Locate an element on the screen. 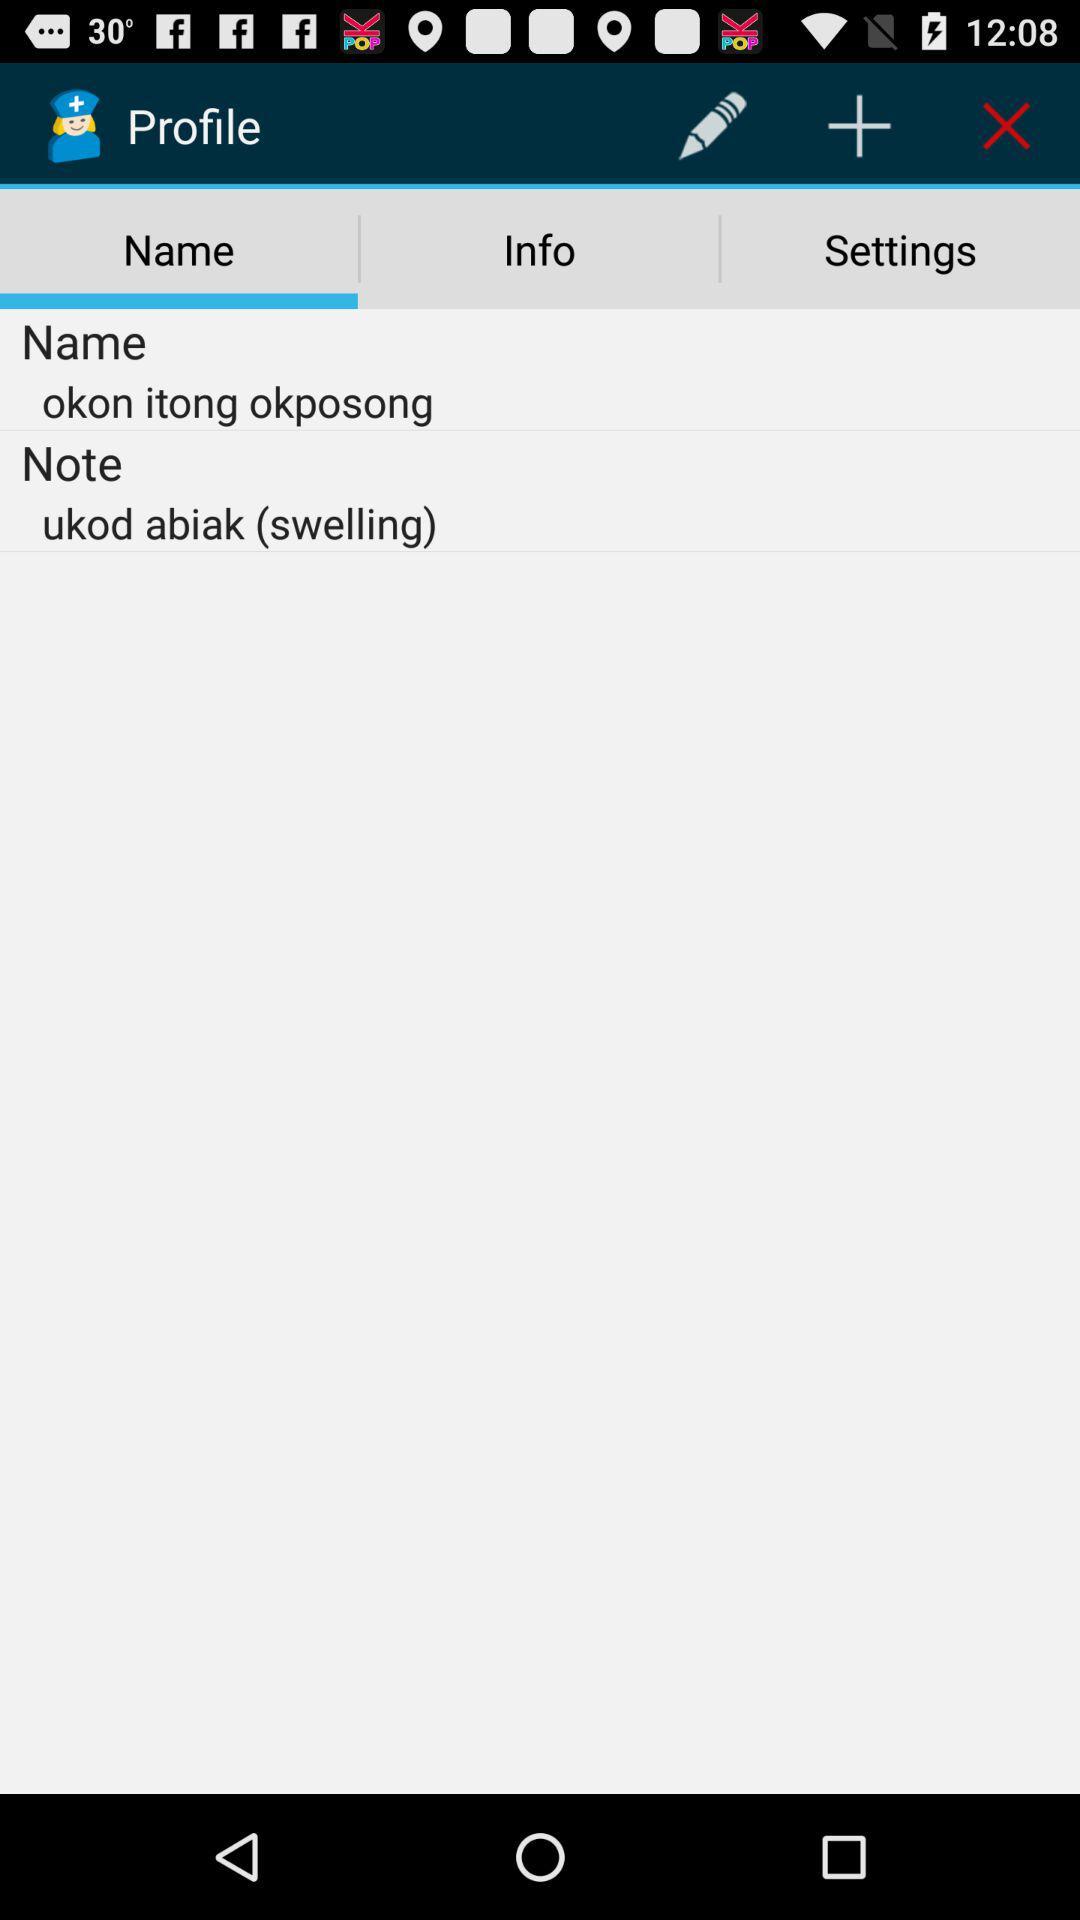 This screenshot has width=1080, height=1920. the icon next to info item is located at coordinates (900, 248).